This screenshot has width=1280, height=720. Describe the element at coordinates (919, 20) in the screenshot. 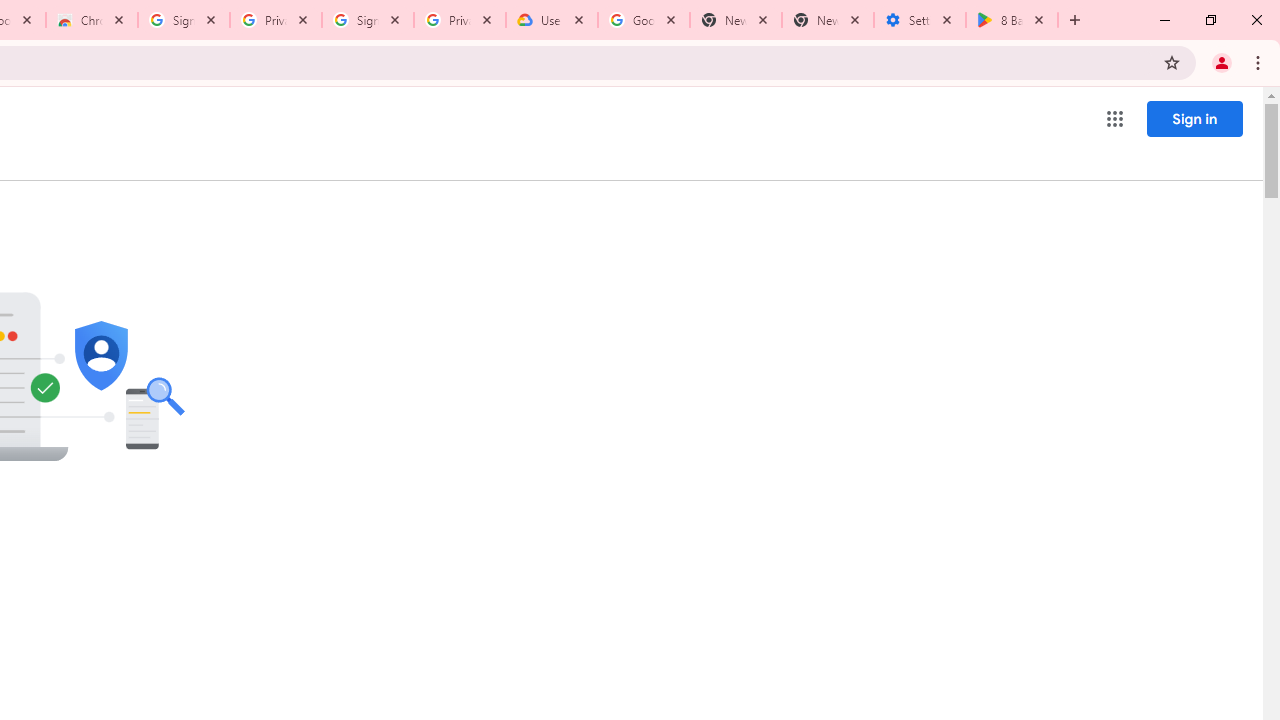

I see `'Settings - System'` at that location.